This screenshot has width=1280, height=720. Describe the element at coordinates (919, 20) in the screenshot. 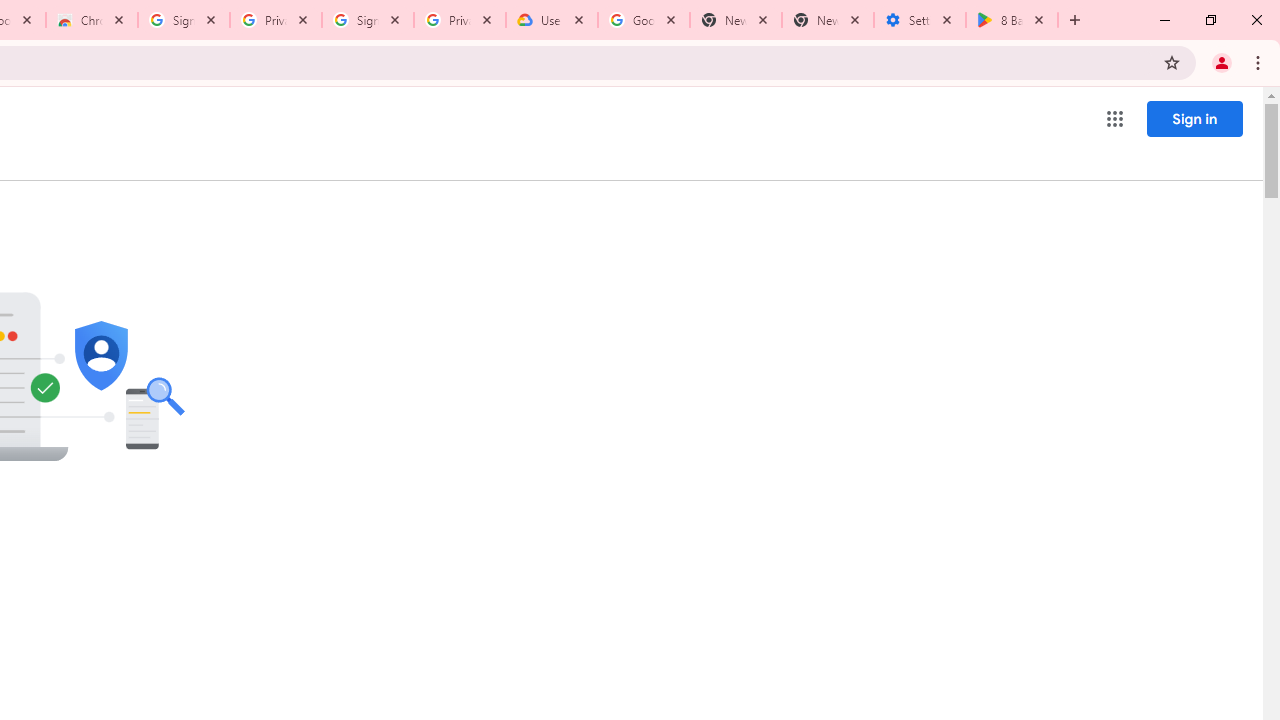

I see `'Settings - System'` at that location.